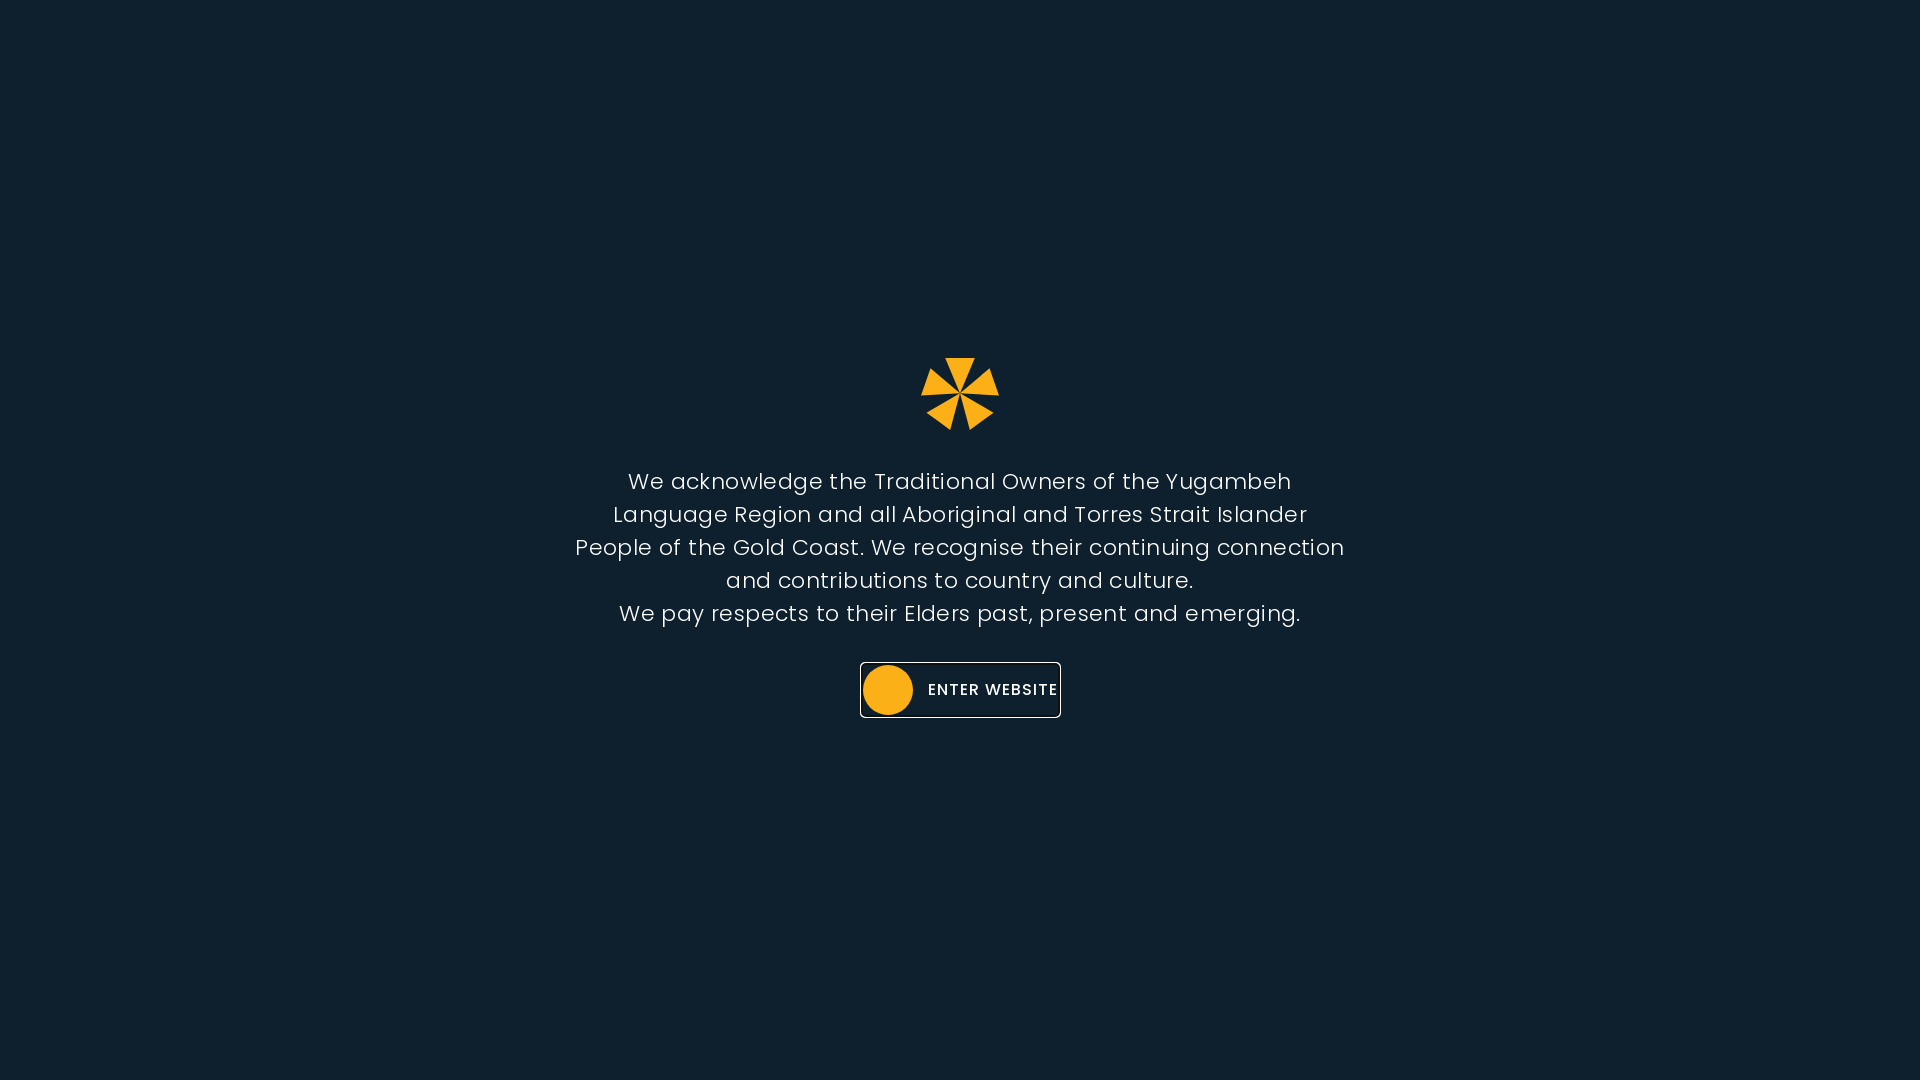 This screenshot has height=1080, width=1920. What do you see at coordinates (1102, 595) in the screenshot?
I see `'VIEW OUR PROJECTS'` at bounding box center [1102, 595].